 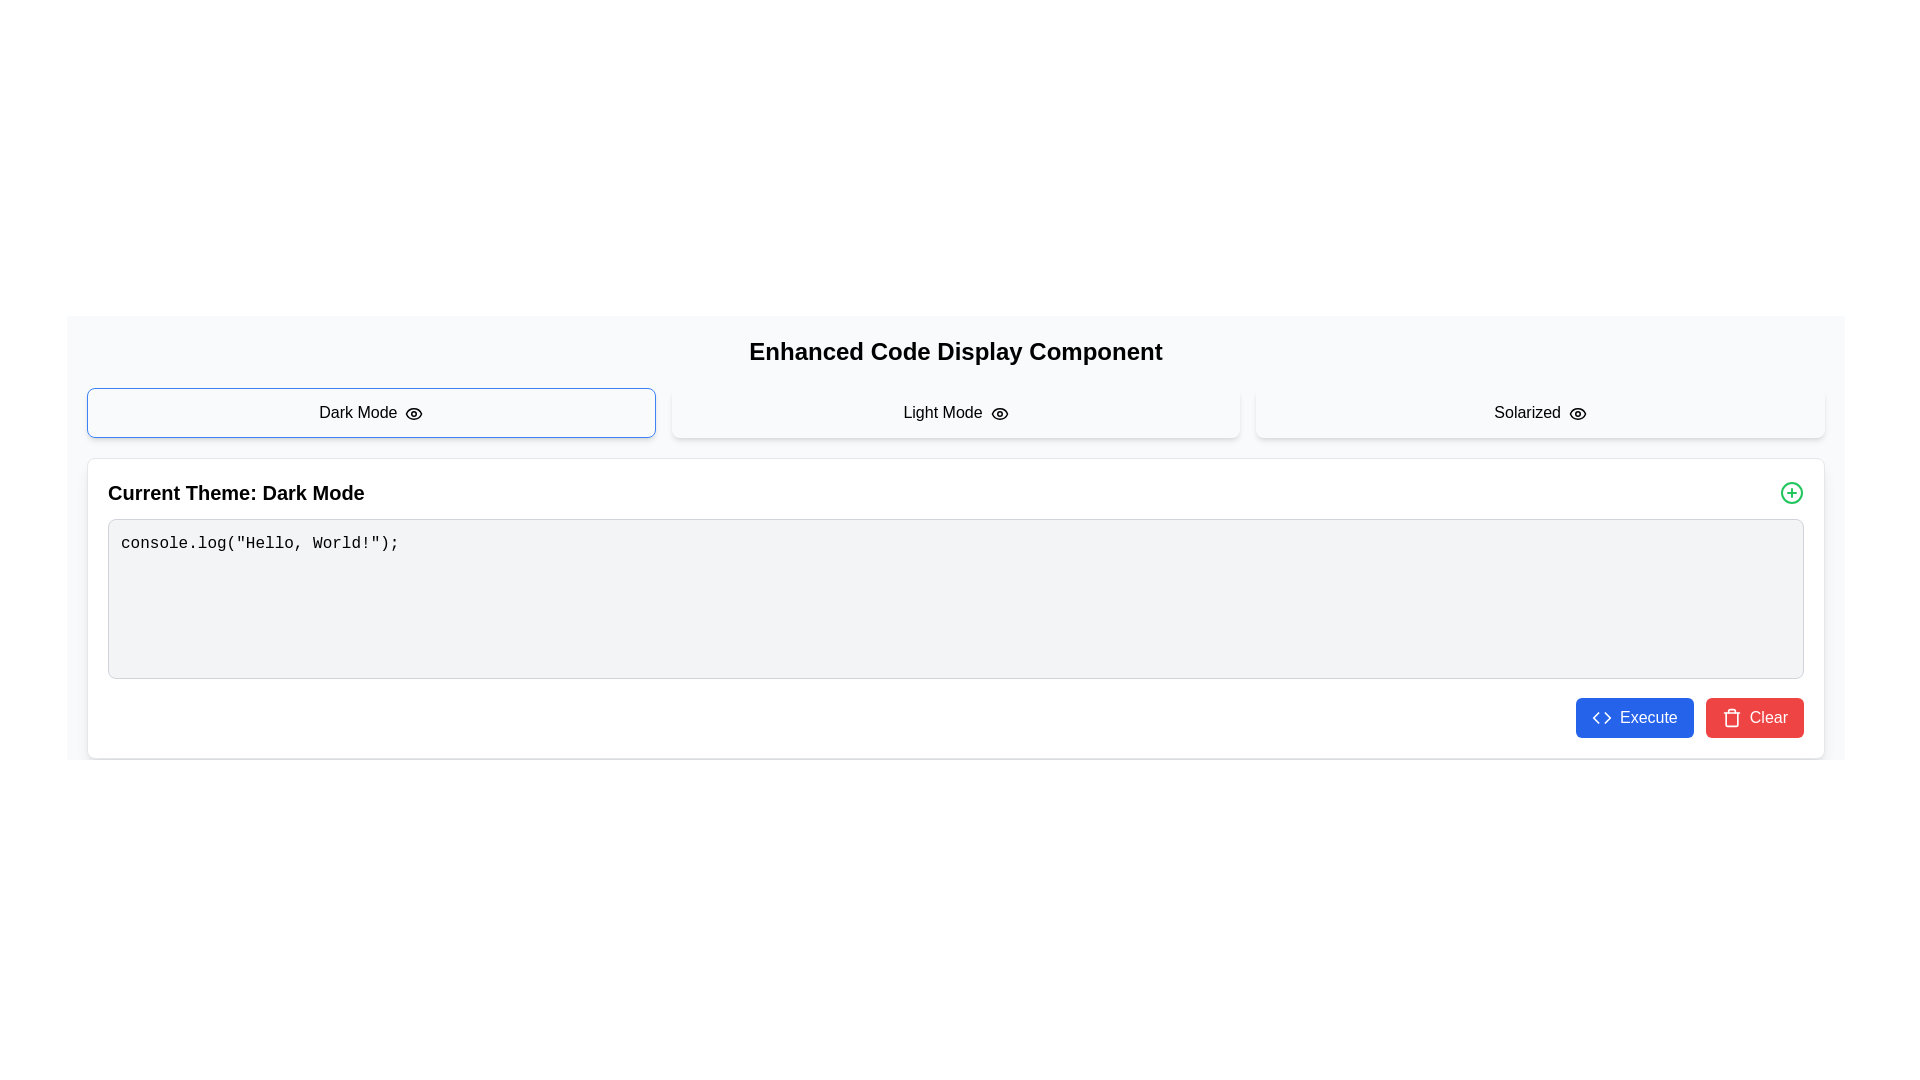 What do you see at coordinates (954, 411) in the screenshot?
I see `the 'Light Mode' button, which is a rectangular button with rounded borders and an eye icon, located in the middle of a three-button grid` at bounding box center [954, 411].